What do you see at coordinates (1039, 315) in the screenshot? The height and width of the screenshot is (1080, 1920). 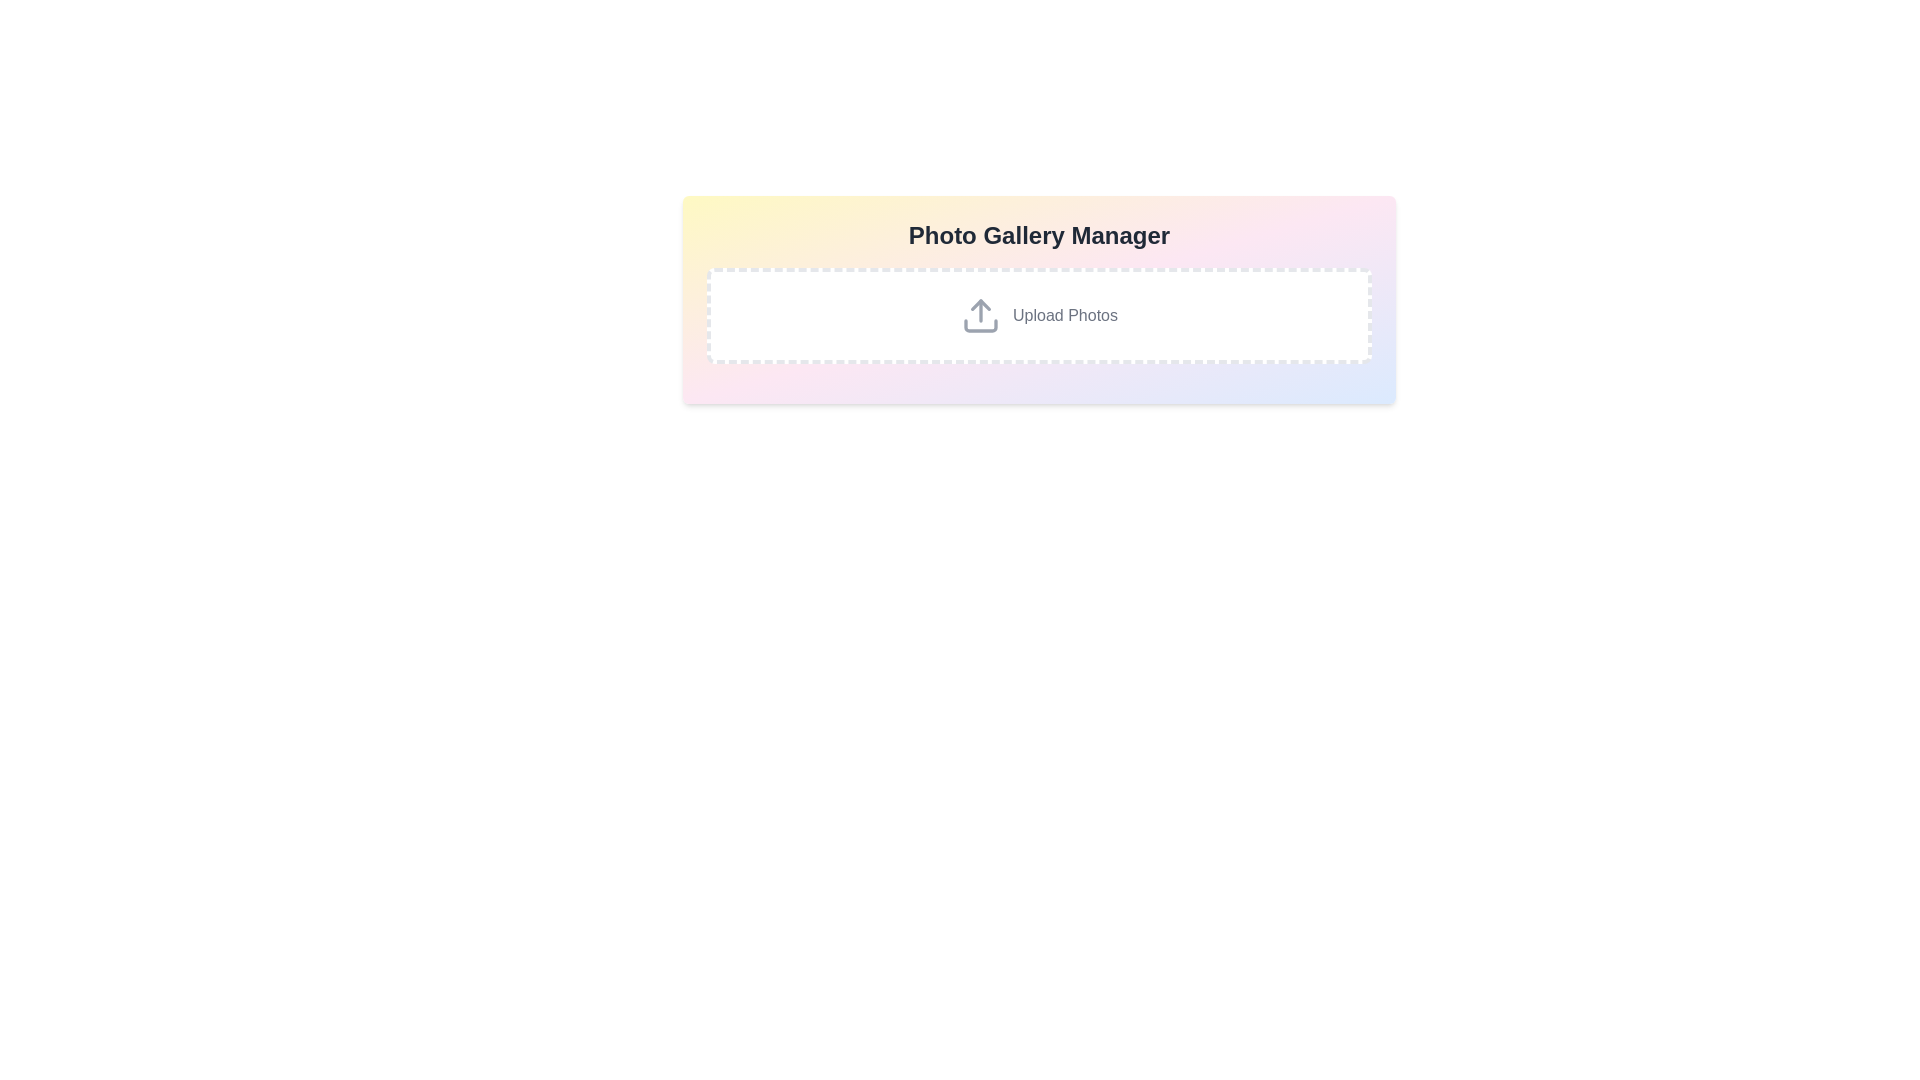 I see `and drop files onto the 'Upload Photos' button, which is a rectangular block with dashed borders and a white background, featuring an upload arrow icon and gray text` at bounding box center [1039, 315].